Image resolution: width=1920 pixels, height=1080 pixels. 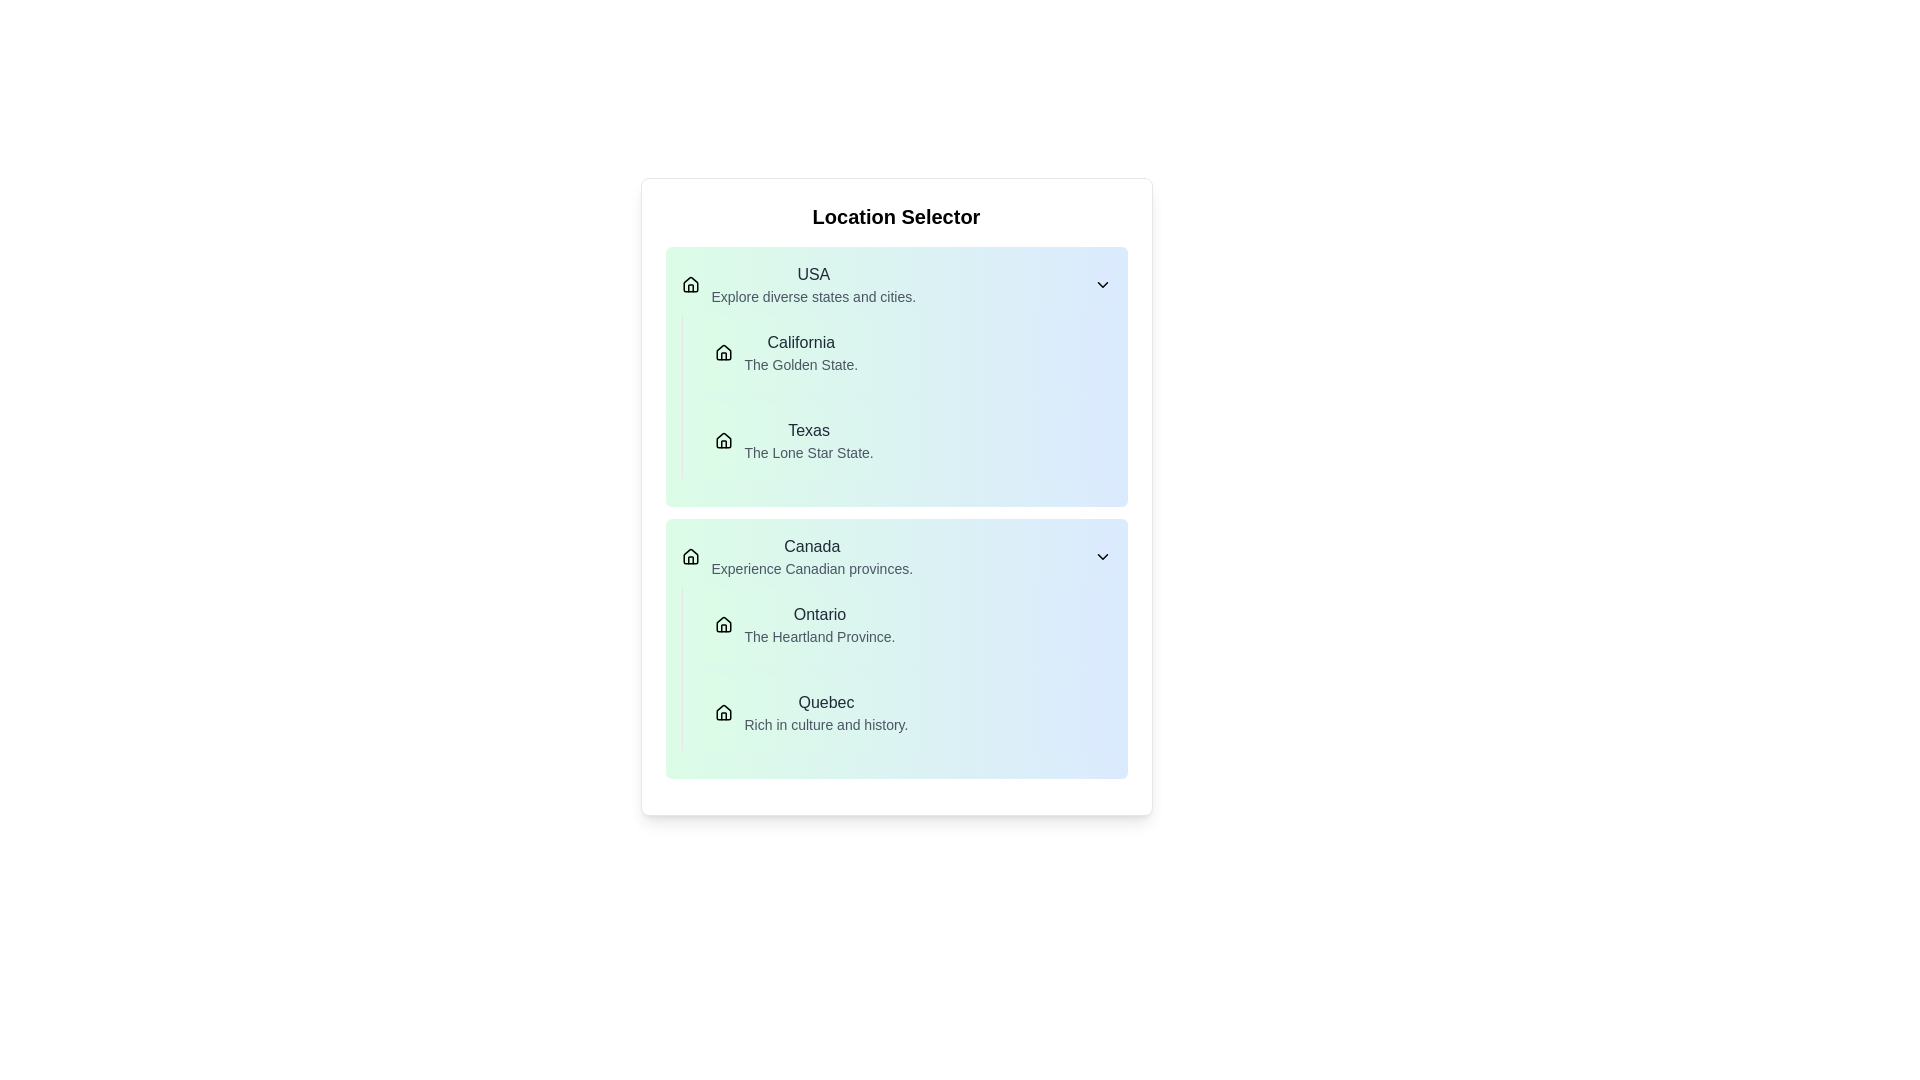 I want to click on the USA dropdown menu header, so click(x=895, y=285).